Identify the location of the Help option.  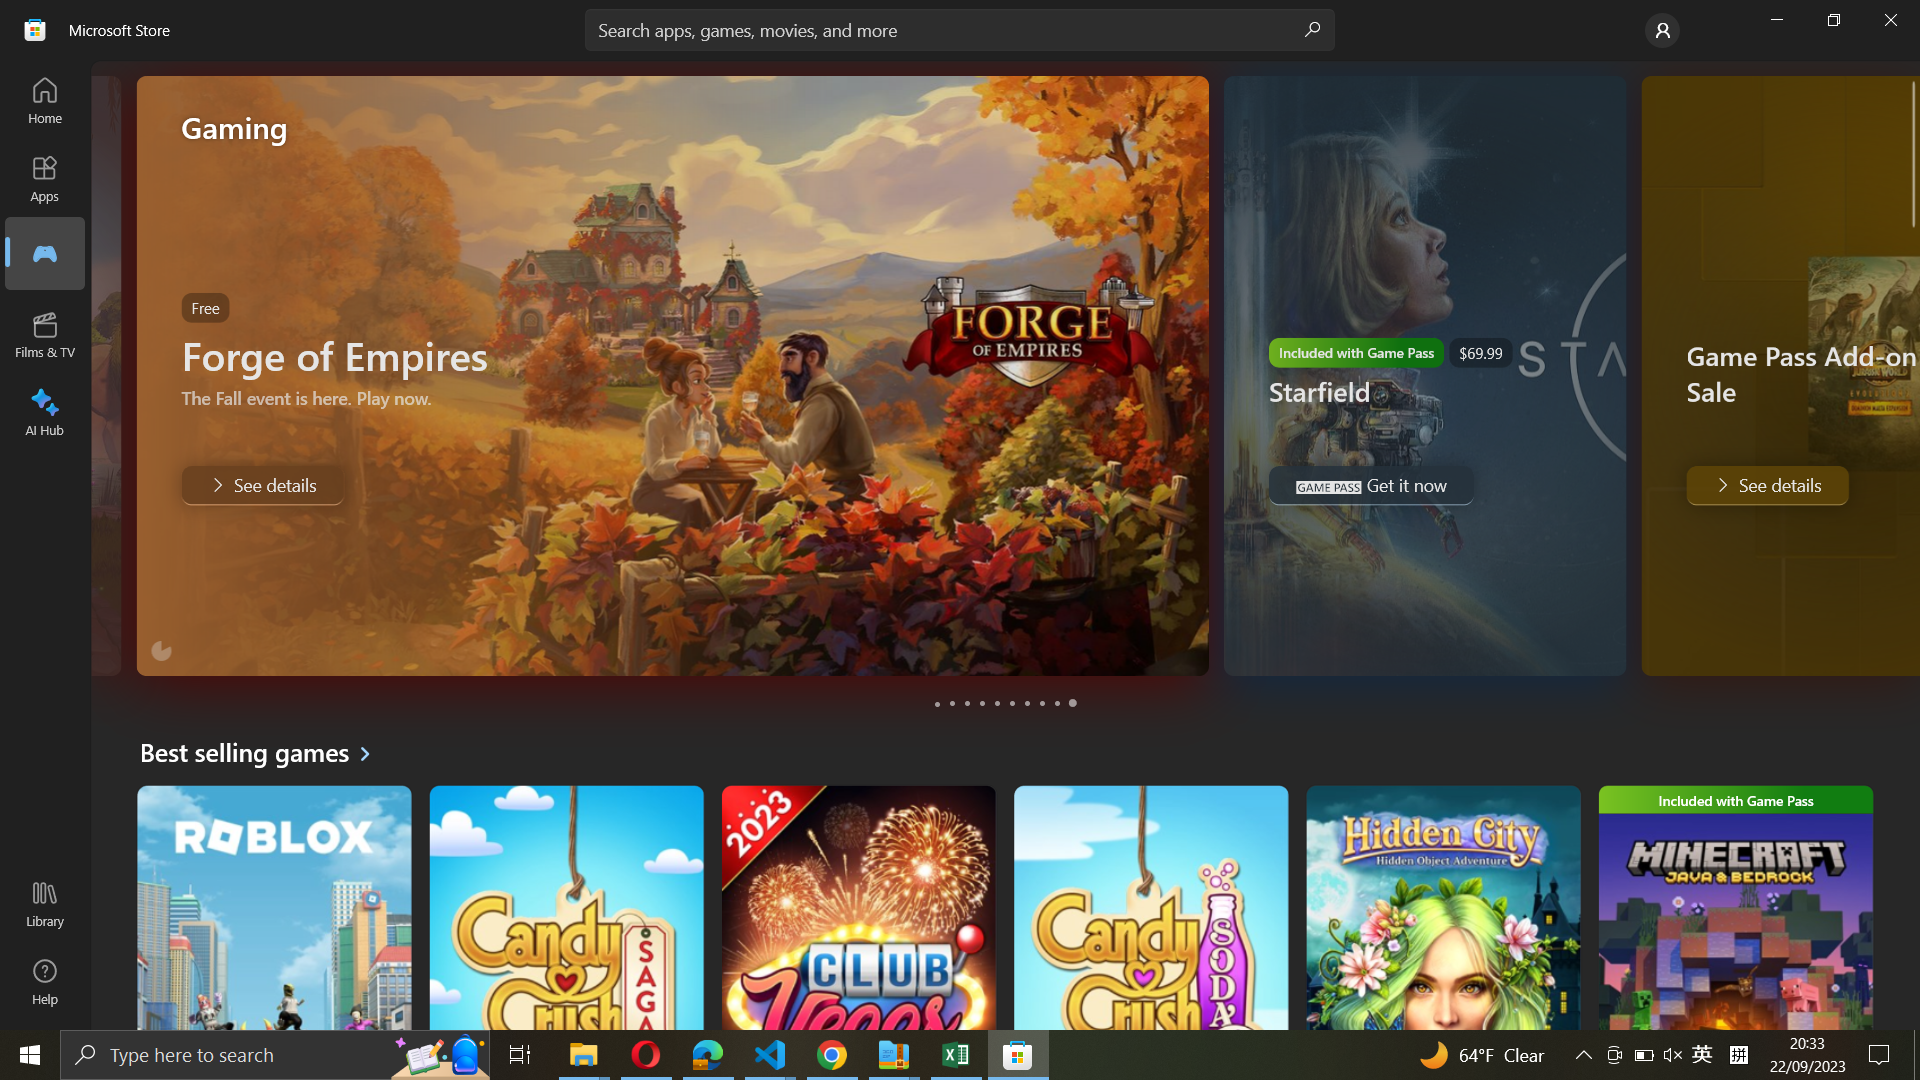
(43, 982).